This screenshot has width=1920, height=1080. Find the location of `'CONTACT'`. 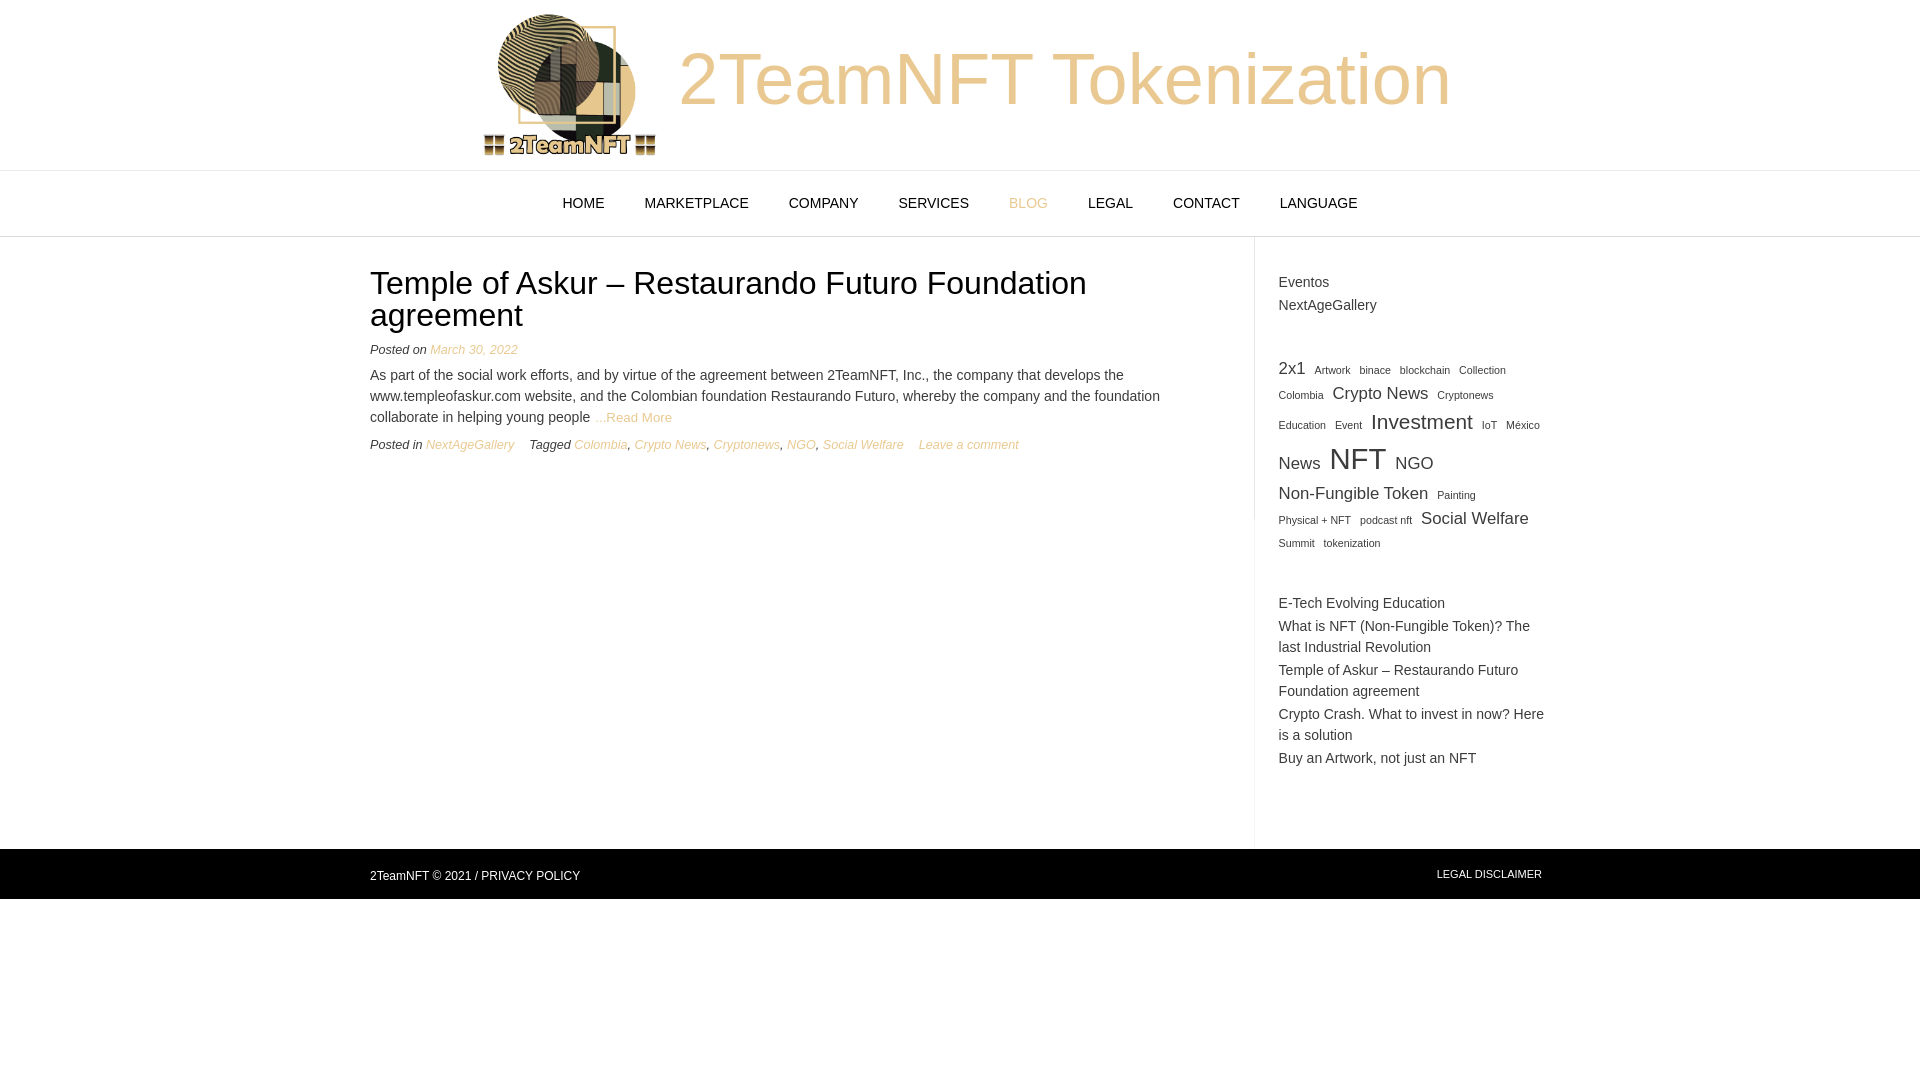

'CONTACT' is located at coordinates (1205, 204).